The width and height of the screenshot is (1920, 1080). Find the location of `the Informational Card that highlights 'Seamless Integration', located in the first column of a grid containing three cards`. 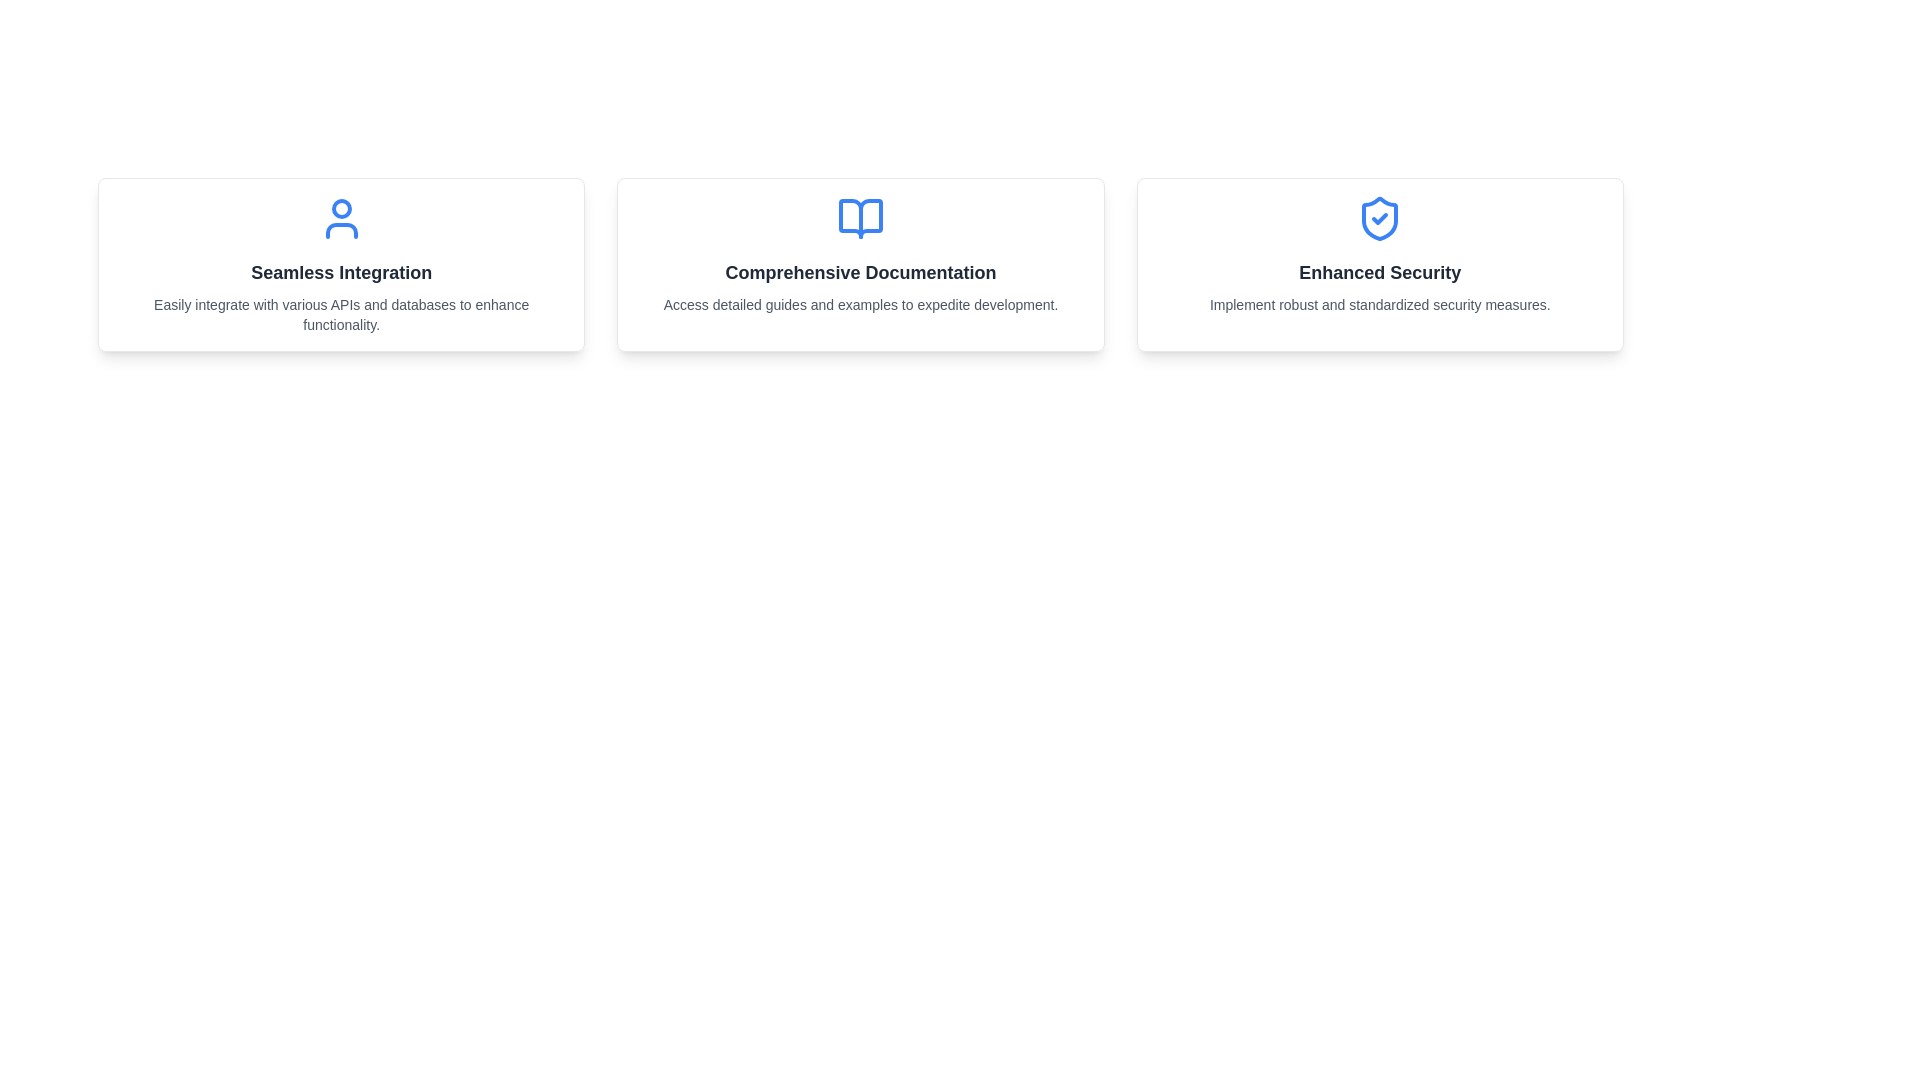

the Informational Card that highlights 'Seamless Integration', located in the first column of a grid containing three cards is located at coordinates (341, 264).